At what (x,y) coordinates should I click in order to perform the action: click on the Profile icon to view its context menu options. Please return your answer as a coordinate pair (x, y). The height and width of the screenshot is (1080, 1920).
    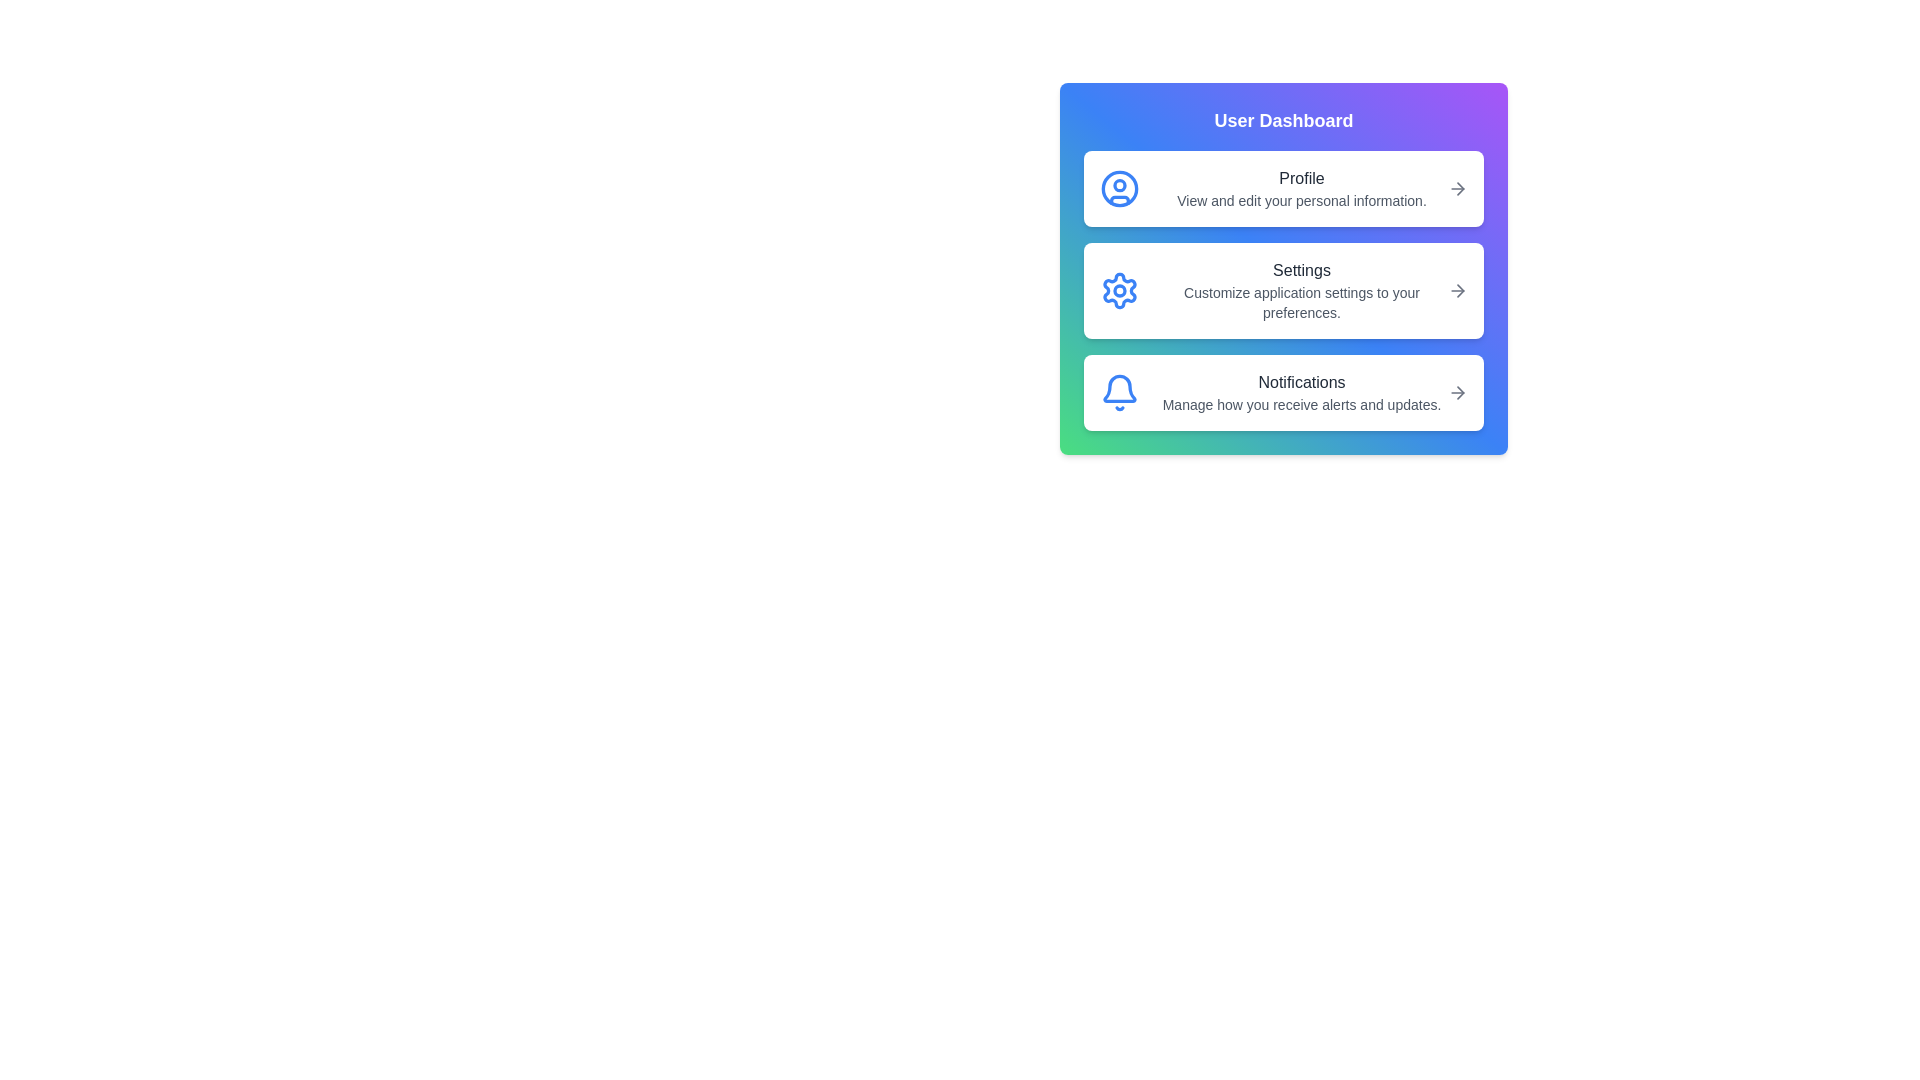
    Looking at the image, I should click on (1118, 189).